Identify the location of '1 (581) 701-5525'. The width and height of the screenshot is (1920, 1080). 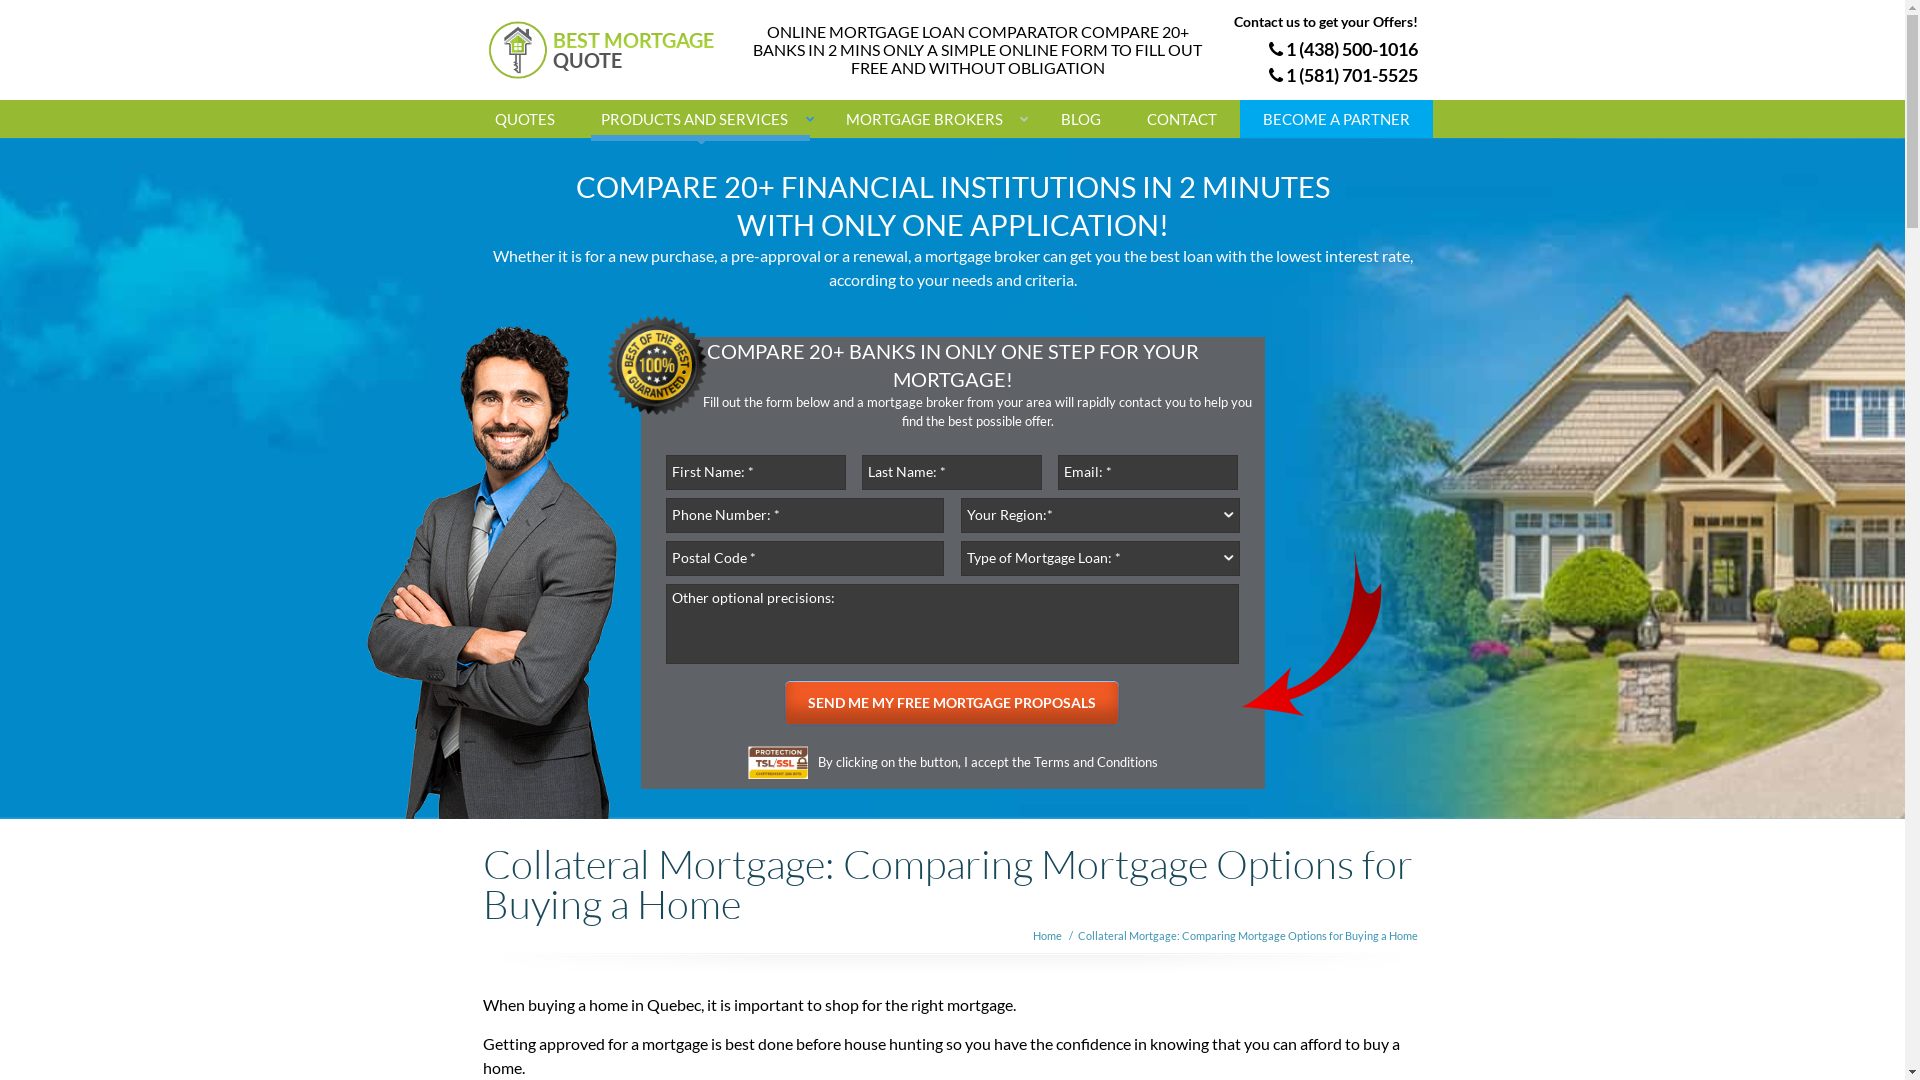
(1342, 73).